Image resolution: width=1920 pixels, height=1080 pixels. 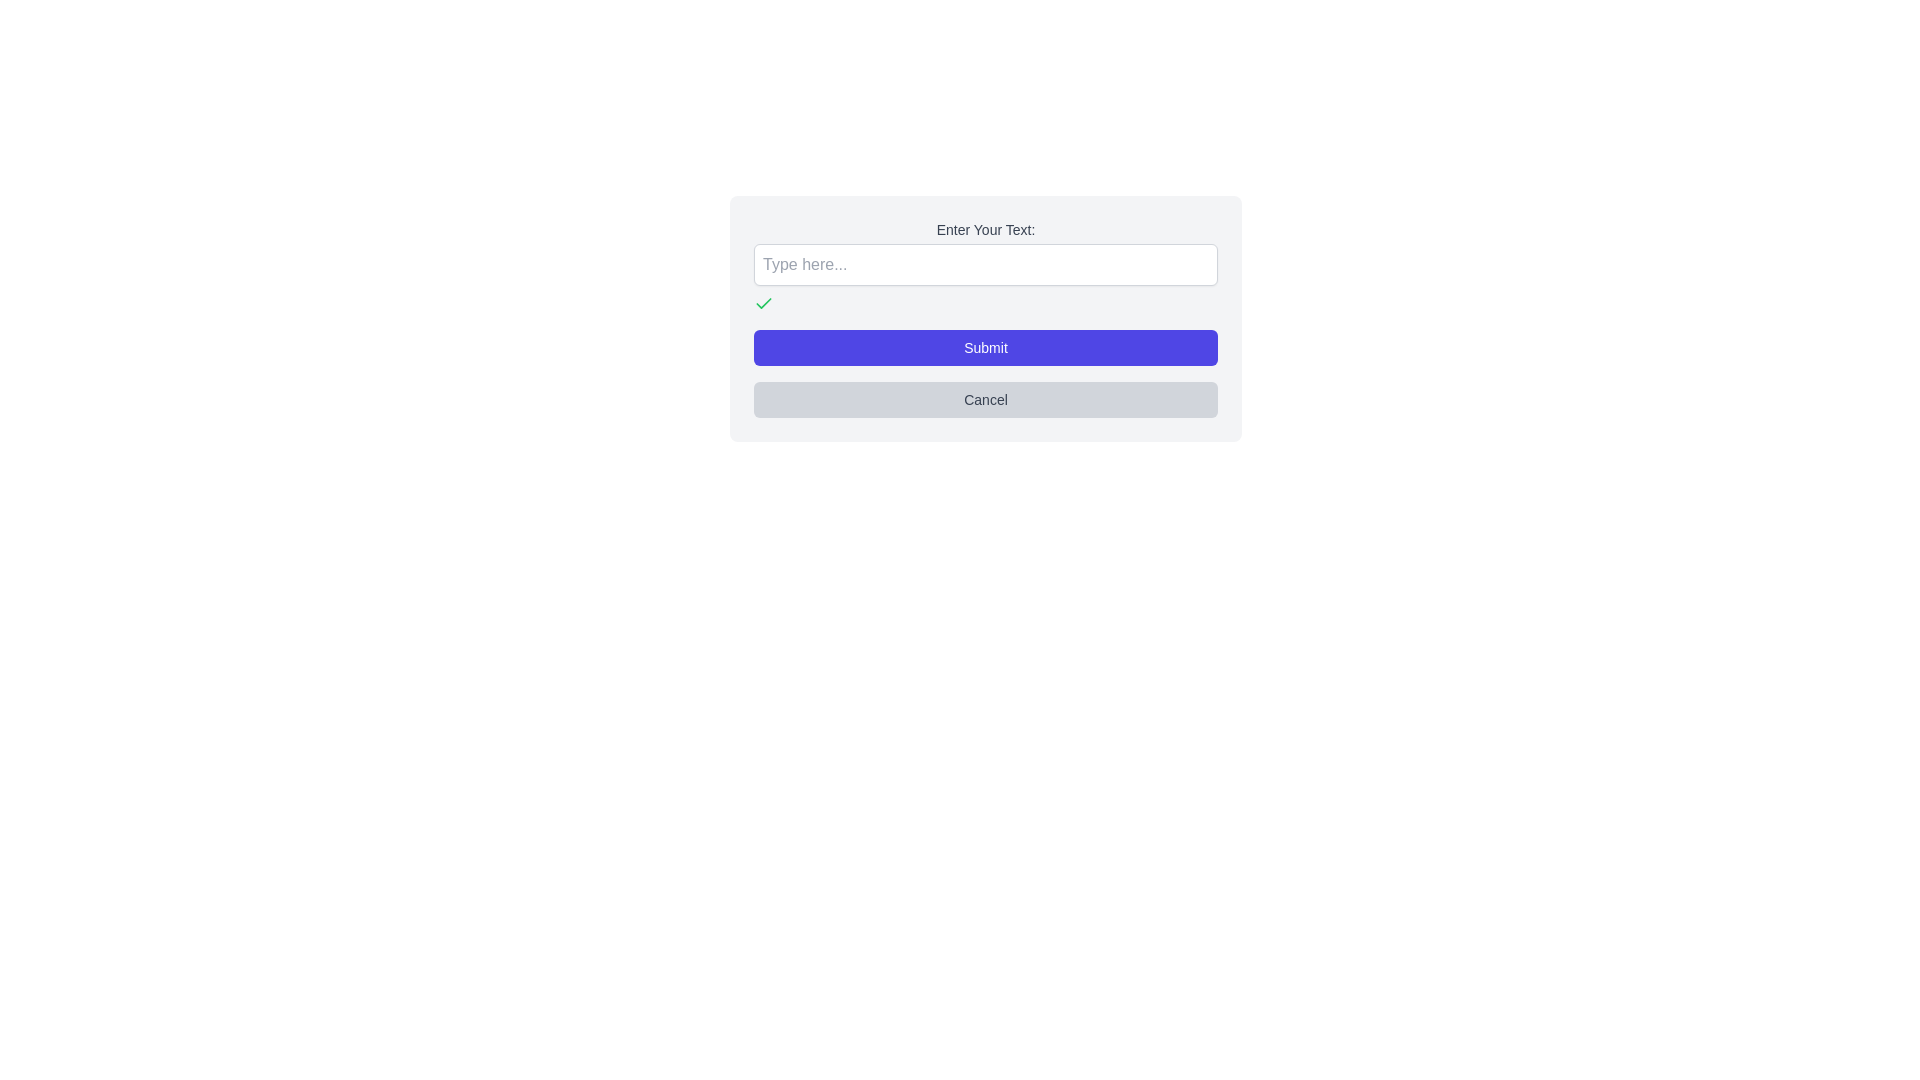 I want to click on the text label displaying 'Enter Your Text:' which is styled in gray and positioned above a text input field, so click(x=985, y=229).